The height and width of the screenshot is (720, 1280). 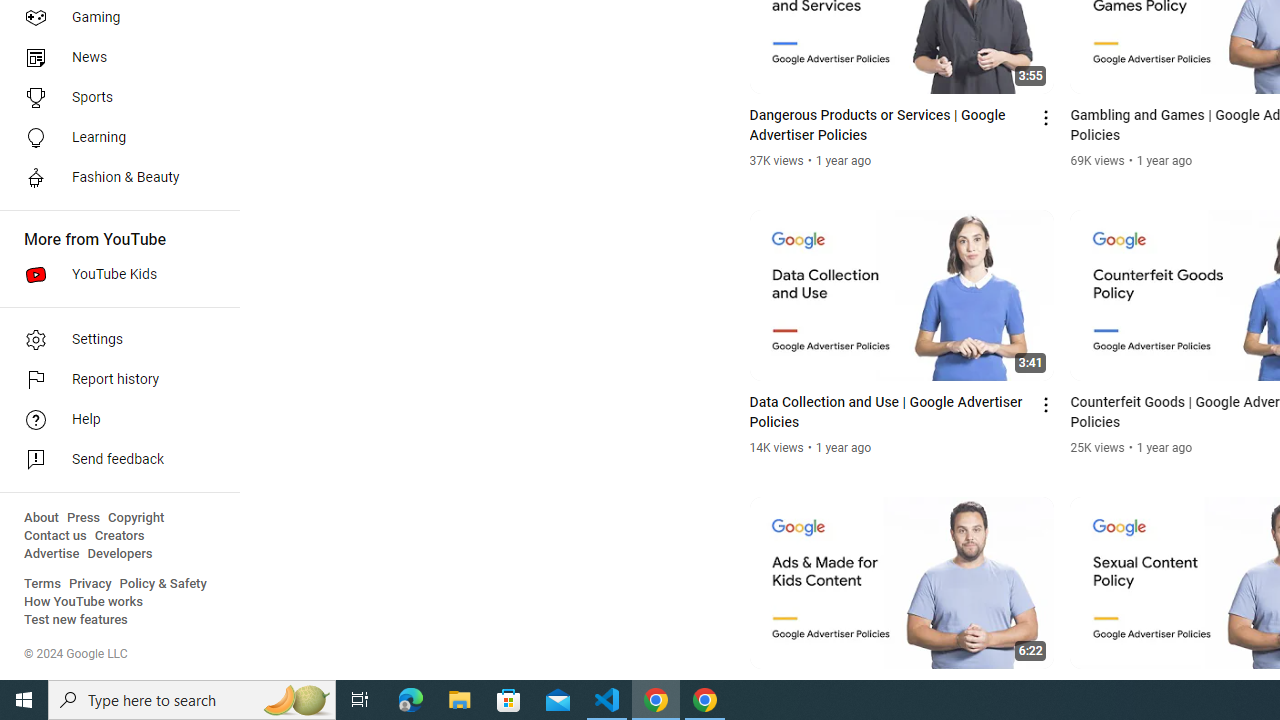 I want to click on 'Report history', so click(x=112, y=380).